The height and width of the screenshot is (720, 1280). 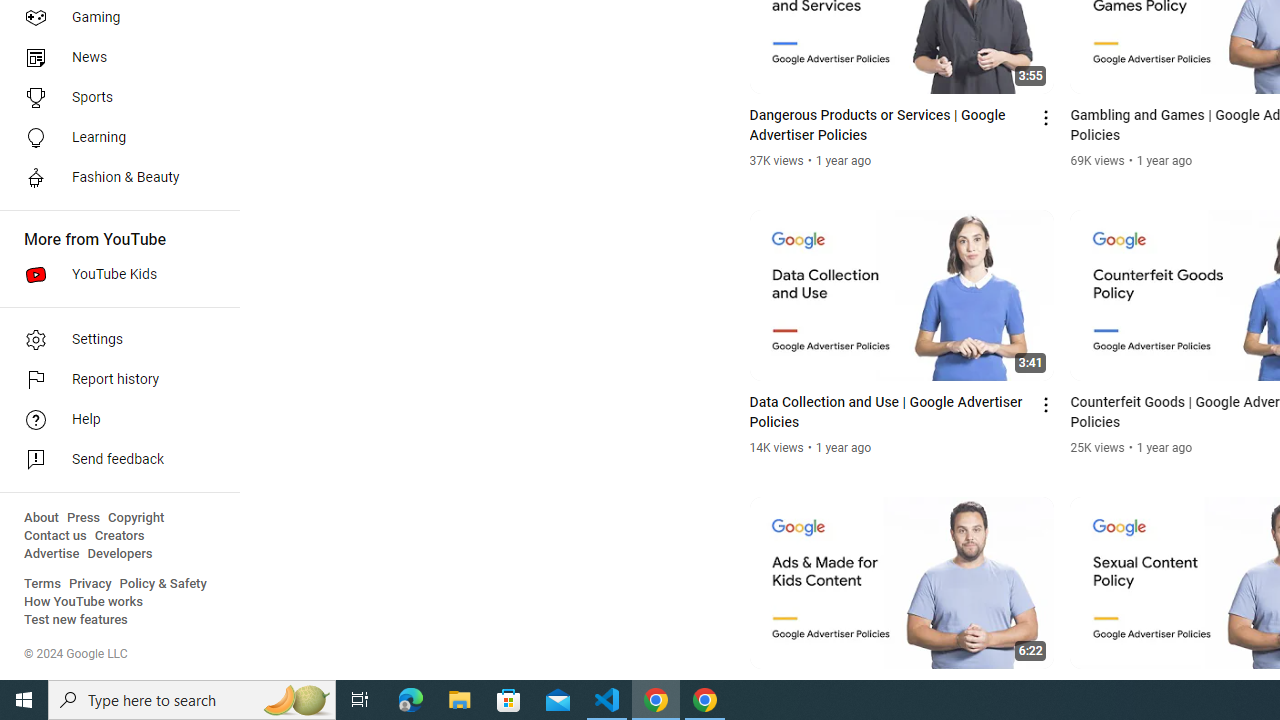 I want to click on 'Report history', so click(x=112, y=380).